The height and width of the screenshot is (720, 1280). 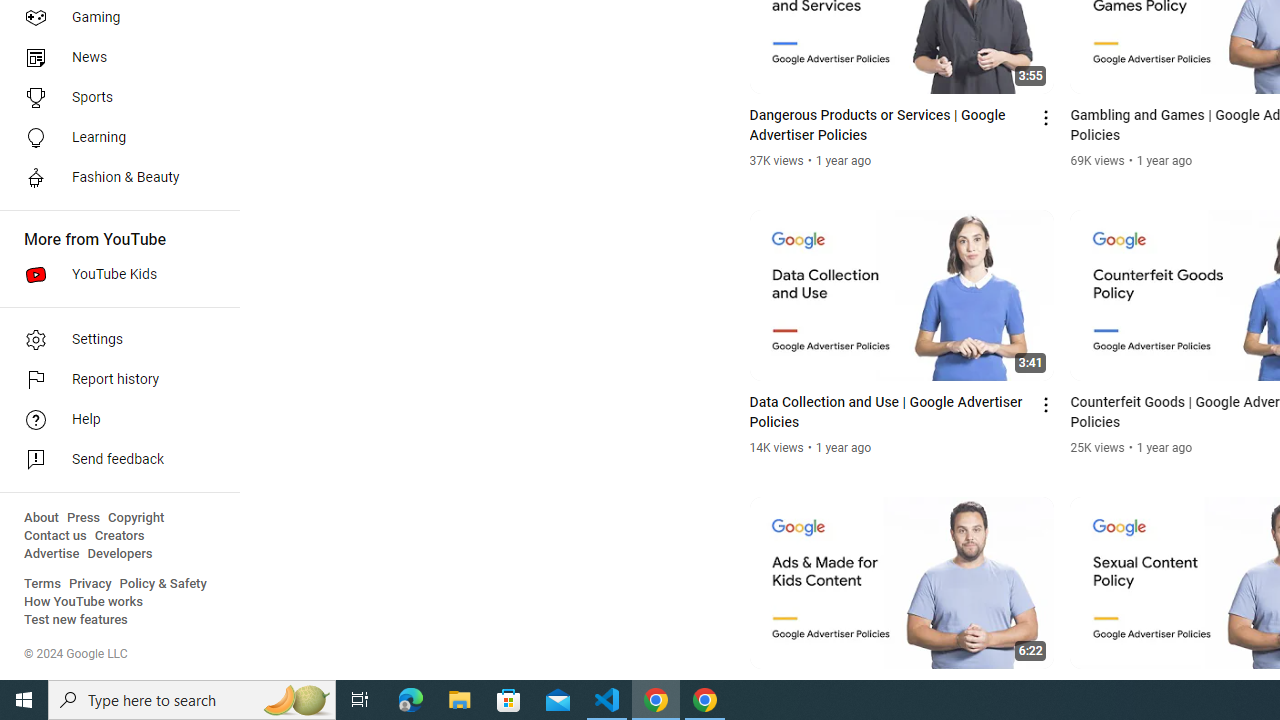 I want to click on 'Report history', so click(x=112, y=380).